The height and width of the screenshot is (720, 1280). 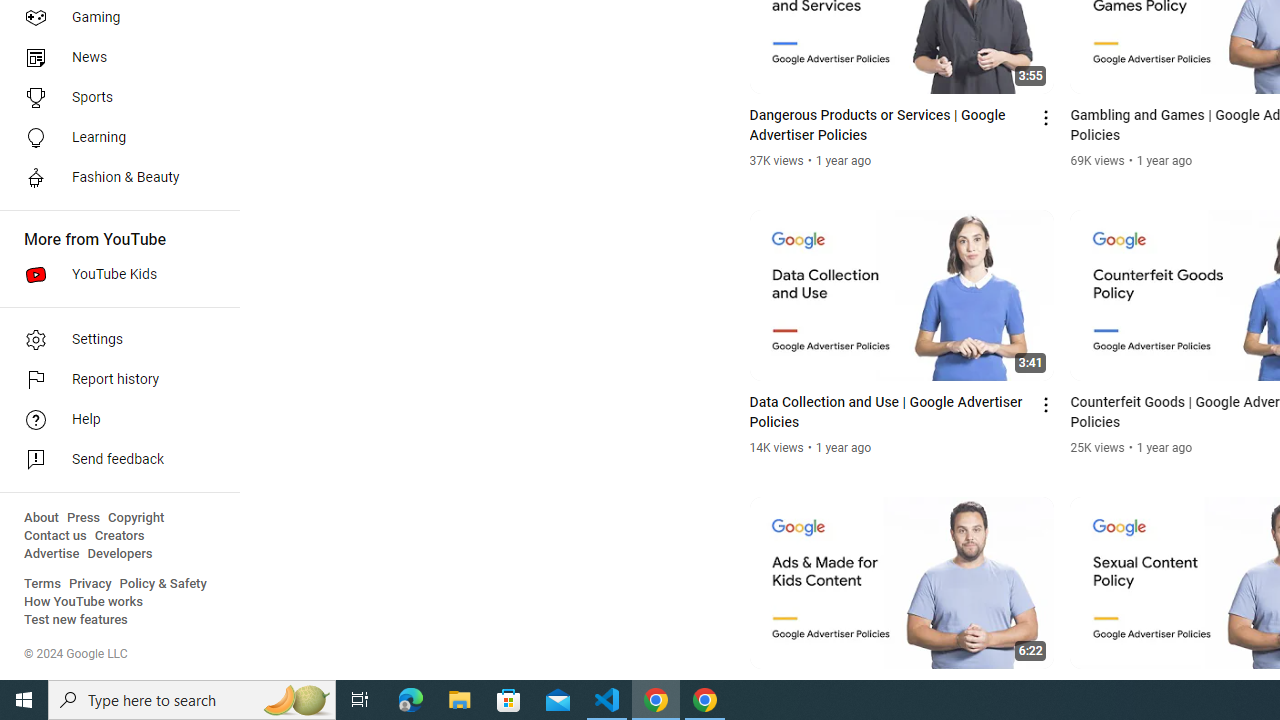 I want to click on 'Report history', so click(x=112, y=380).